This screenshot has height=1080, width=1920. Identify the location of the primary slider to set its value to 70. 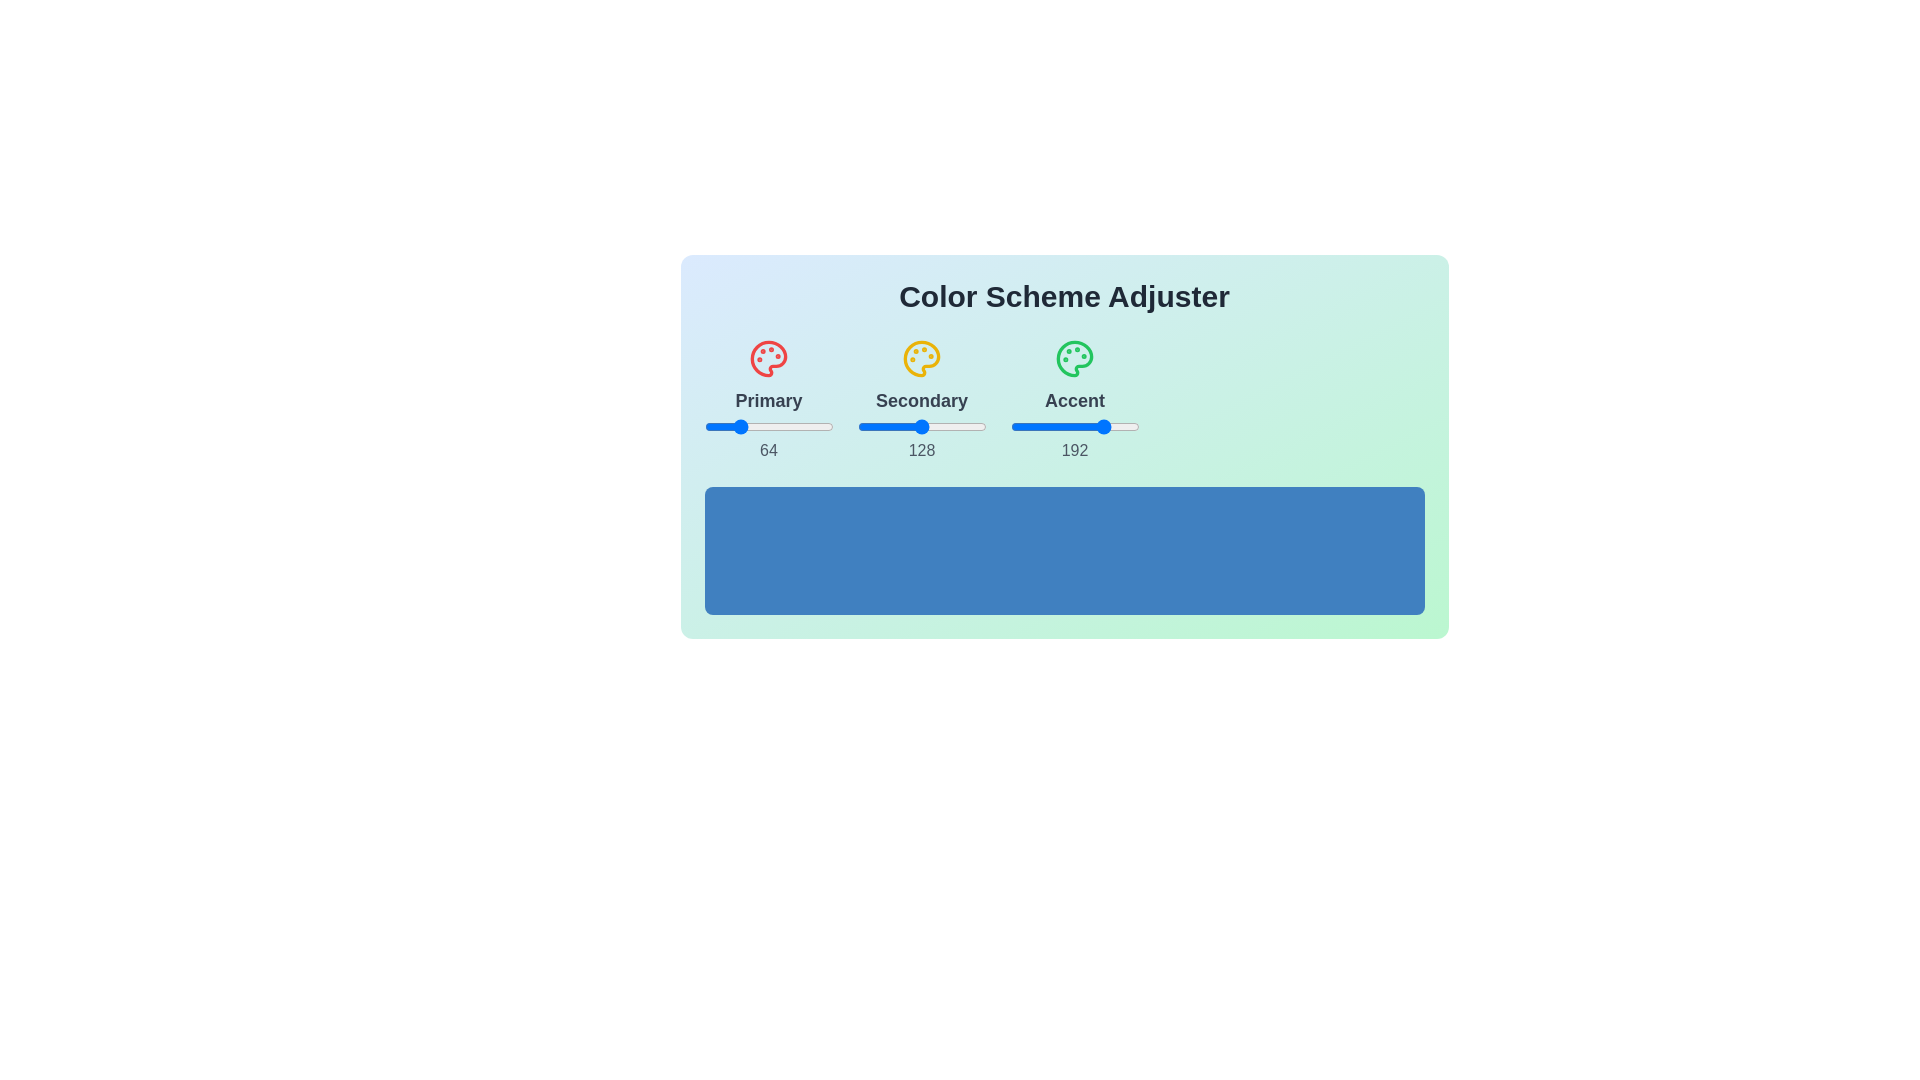
(738, 426).